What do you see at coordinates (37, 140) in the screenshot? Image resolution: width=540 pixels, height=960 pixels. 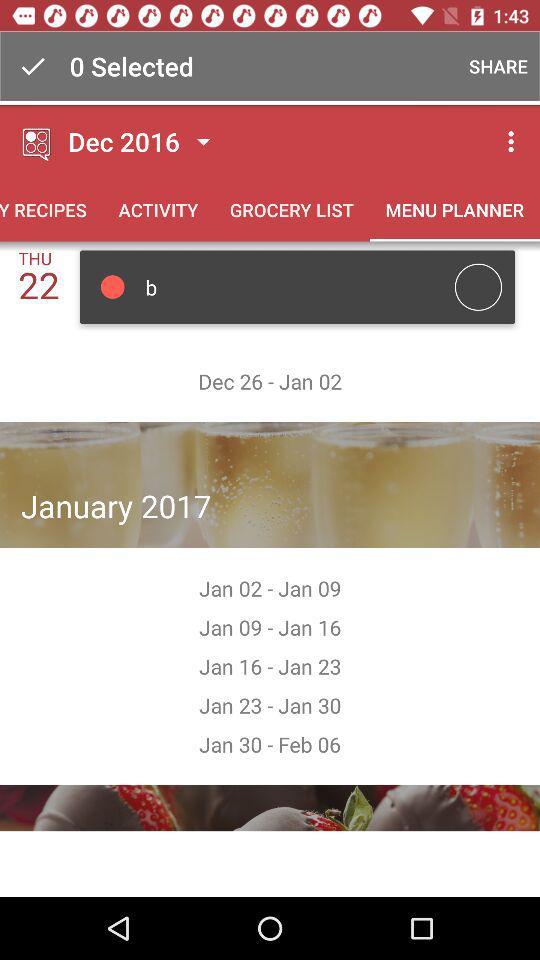 I see `the icon on left to the button dec 2016 on the web page` at bounding box center [37, 140].